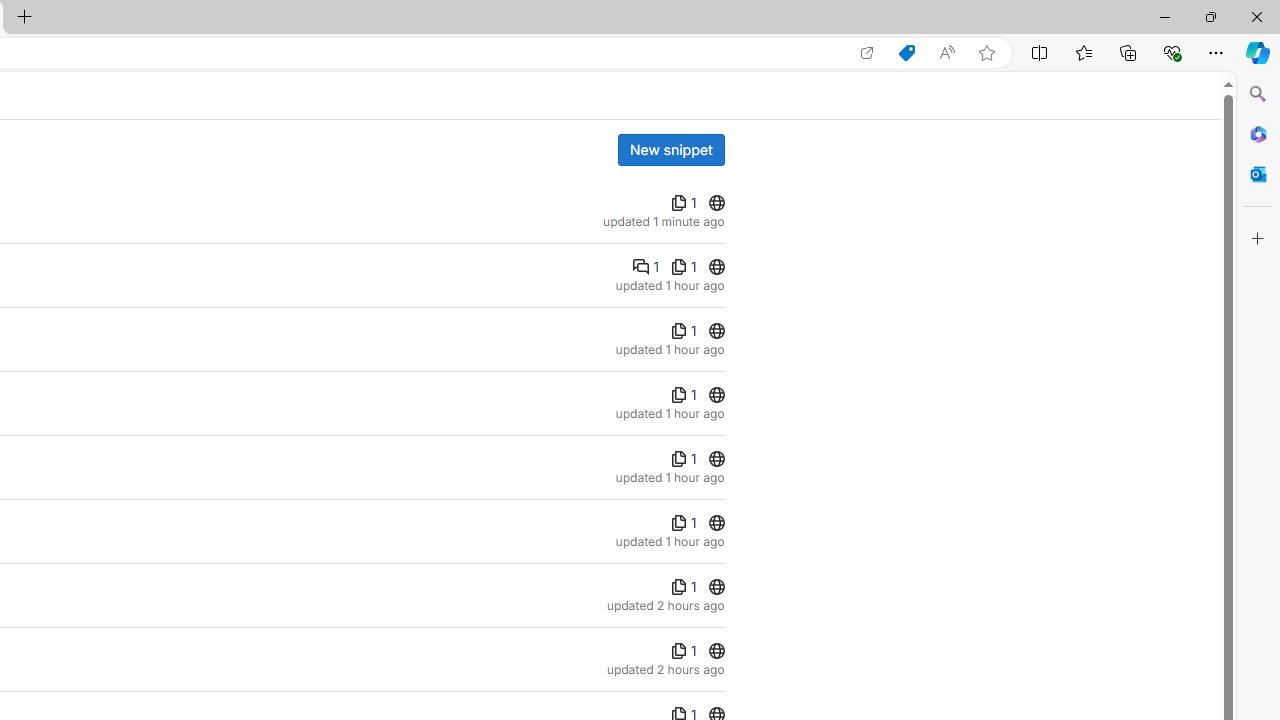 The height and width of the screenshot is (720, 1280). Describe the element at coordinates (670, 149) in the screenshot. I see `'New snippet'` at that location.